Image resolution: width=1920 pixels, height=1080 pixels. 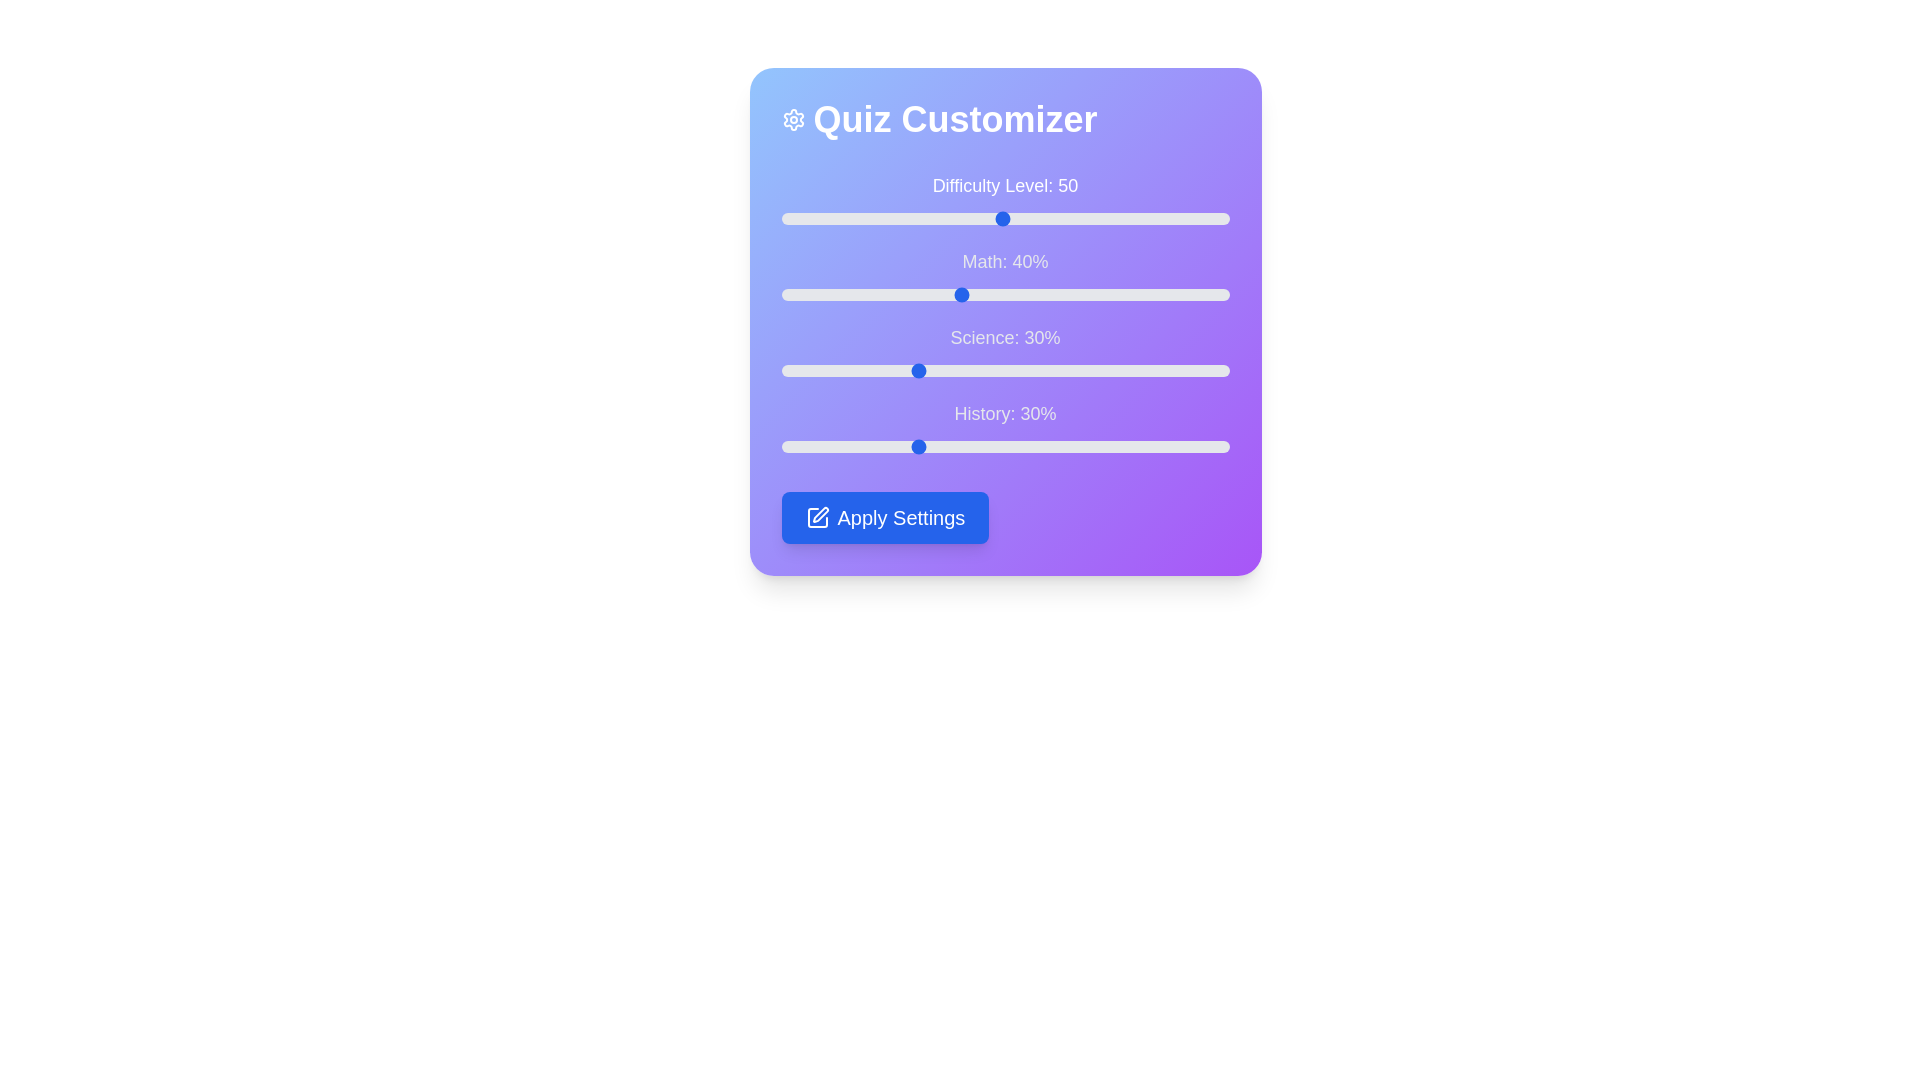 I want to click on the History percentage slider to 49%, so click(x=1001, y=446).